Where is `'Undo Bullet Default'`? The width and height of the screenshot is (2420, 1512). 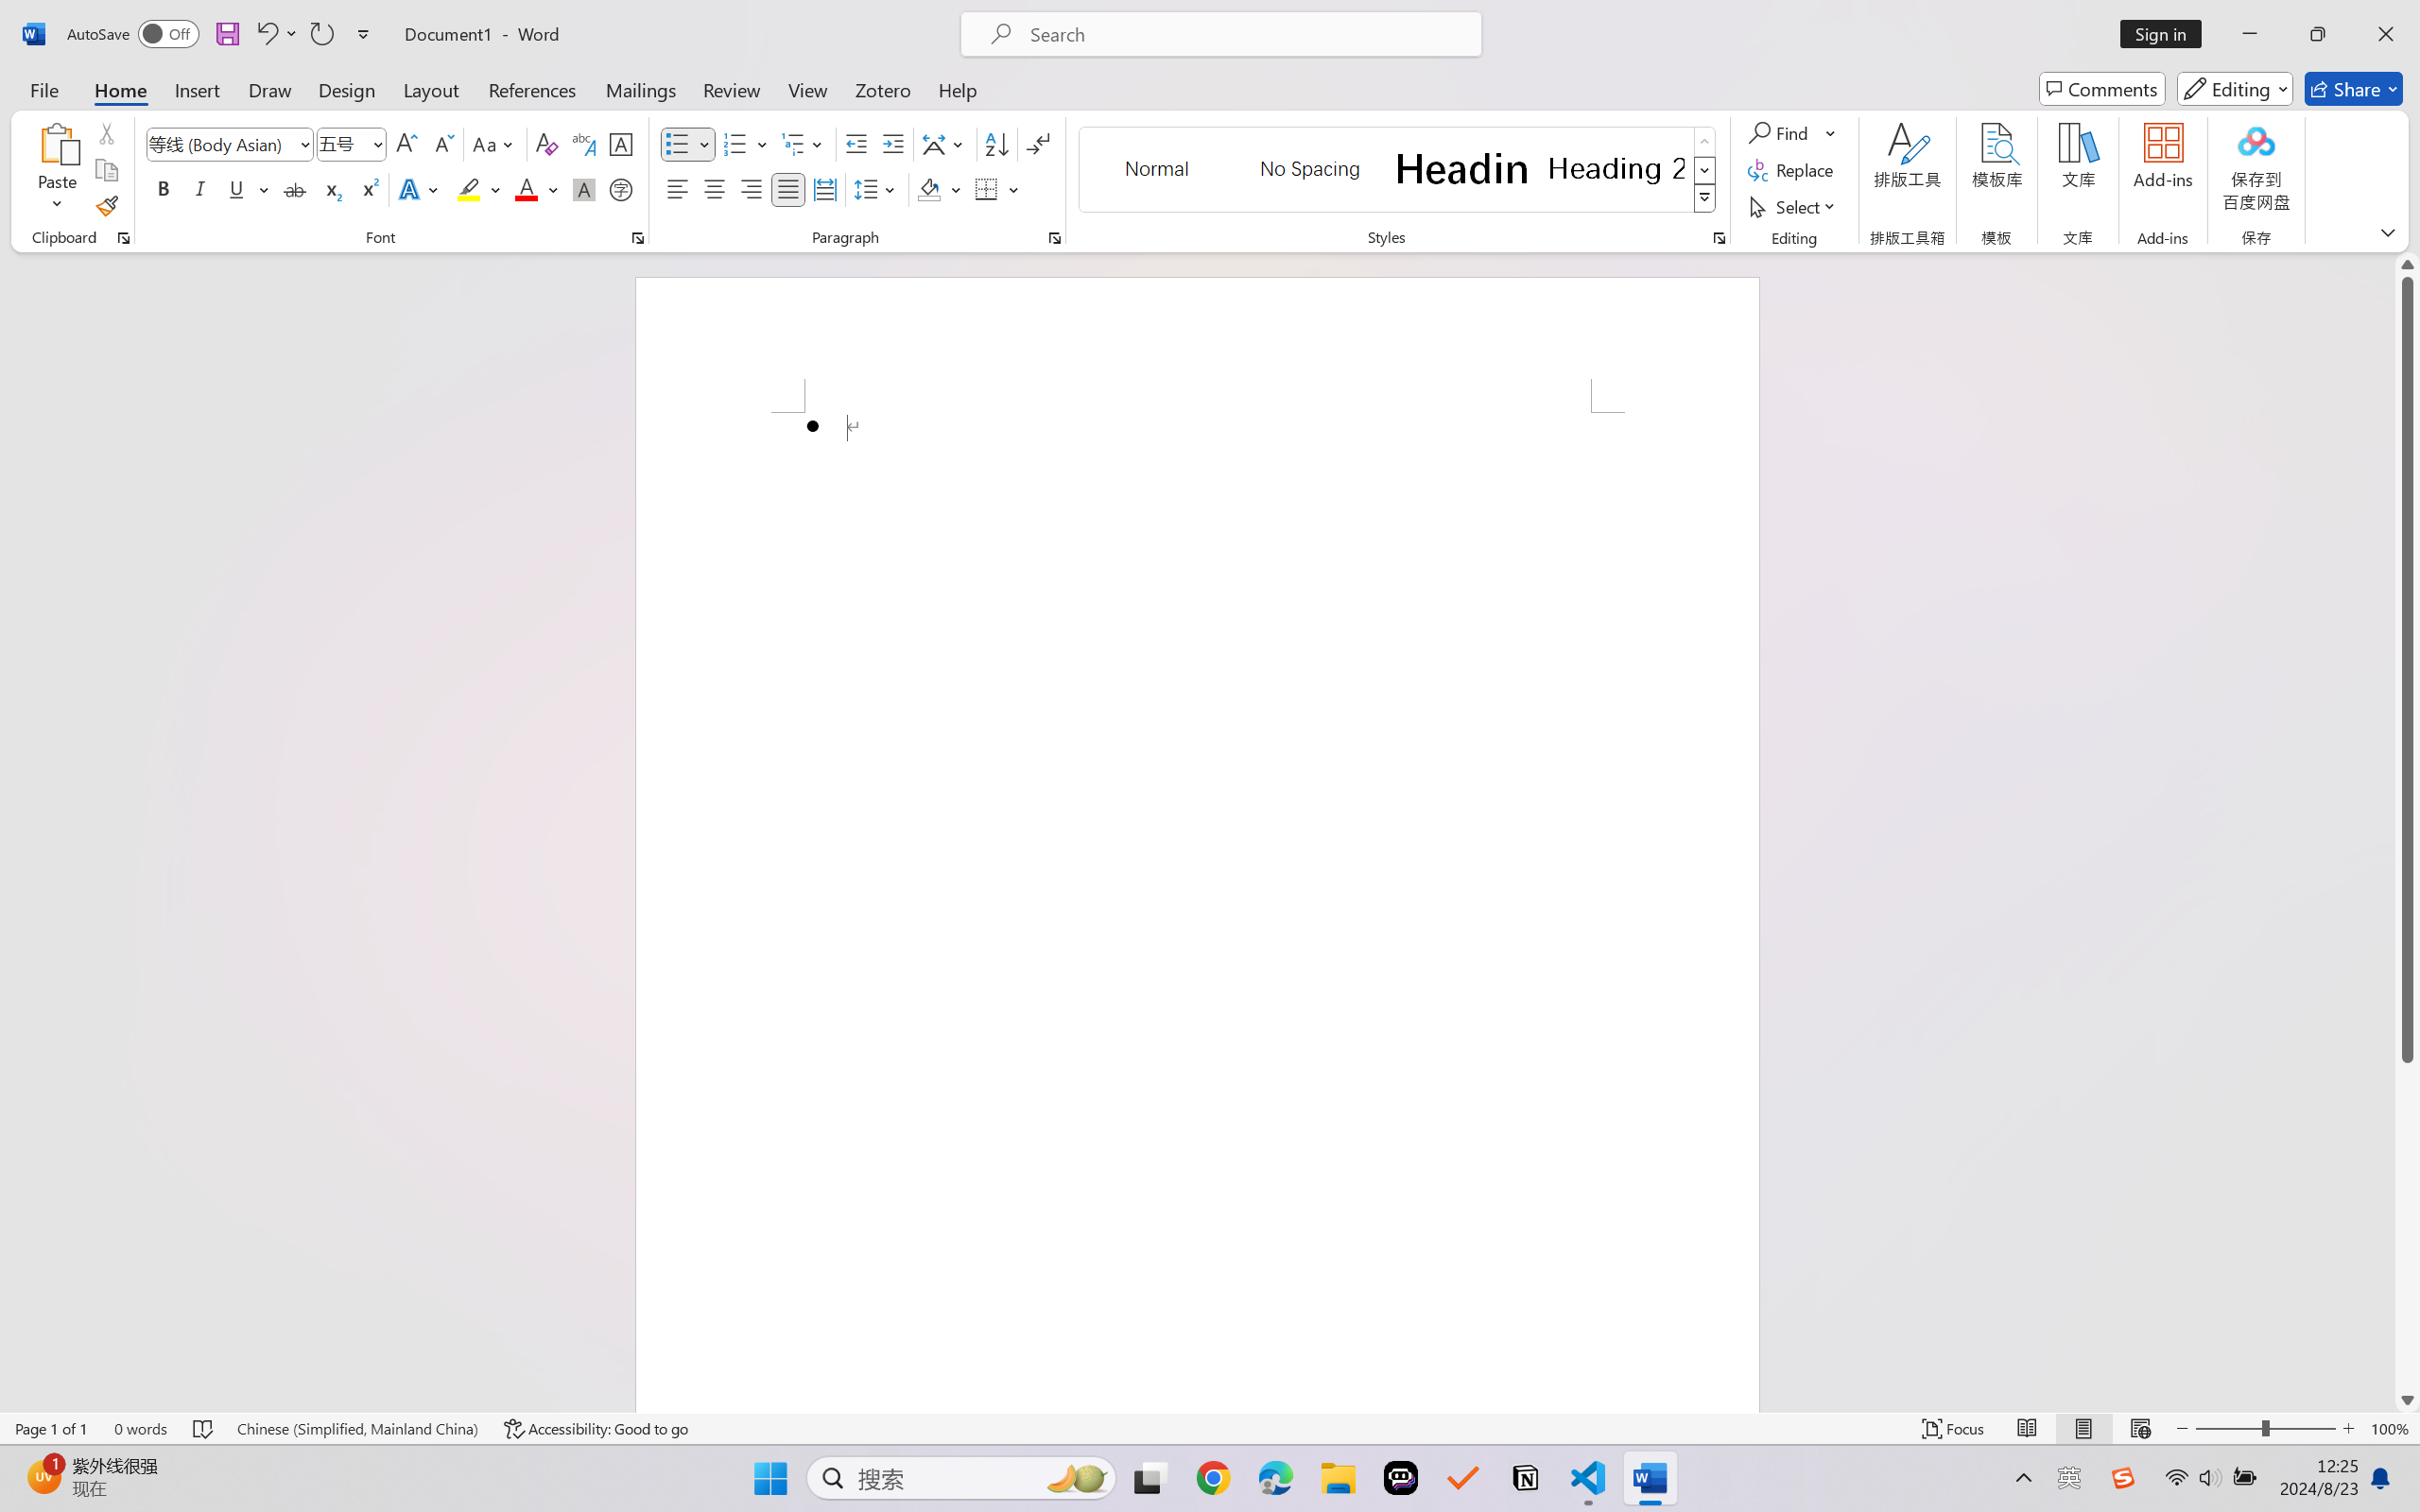 'Undo Bullet Default' is located at coordinates (274, 33).